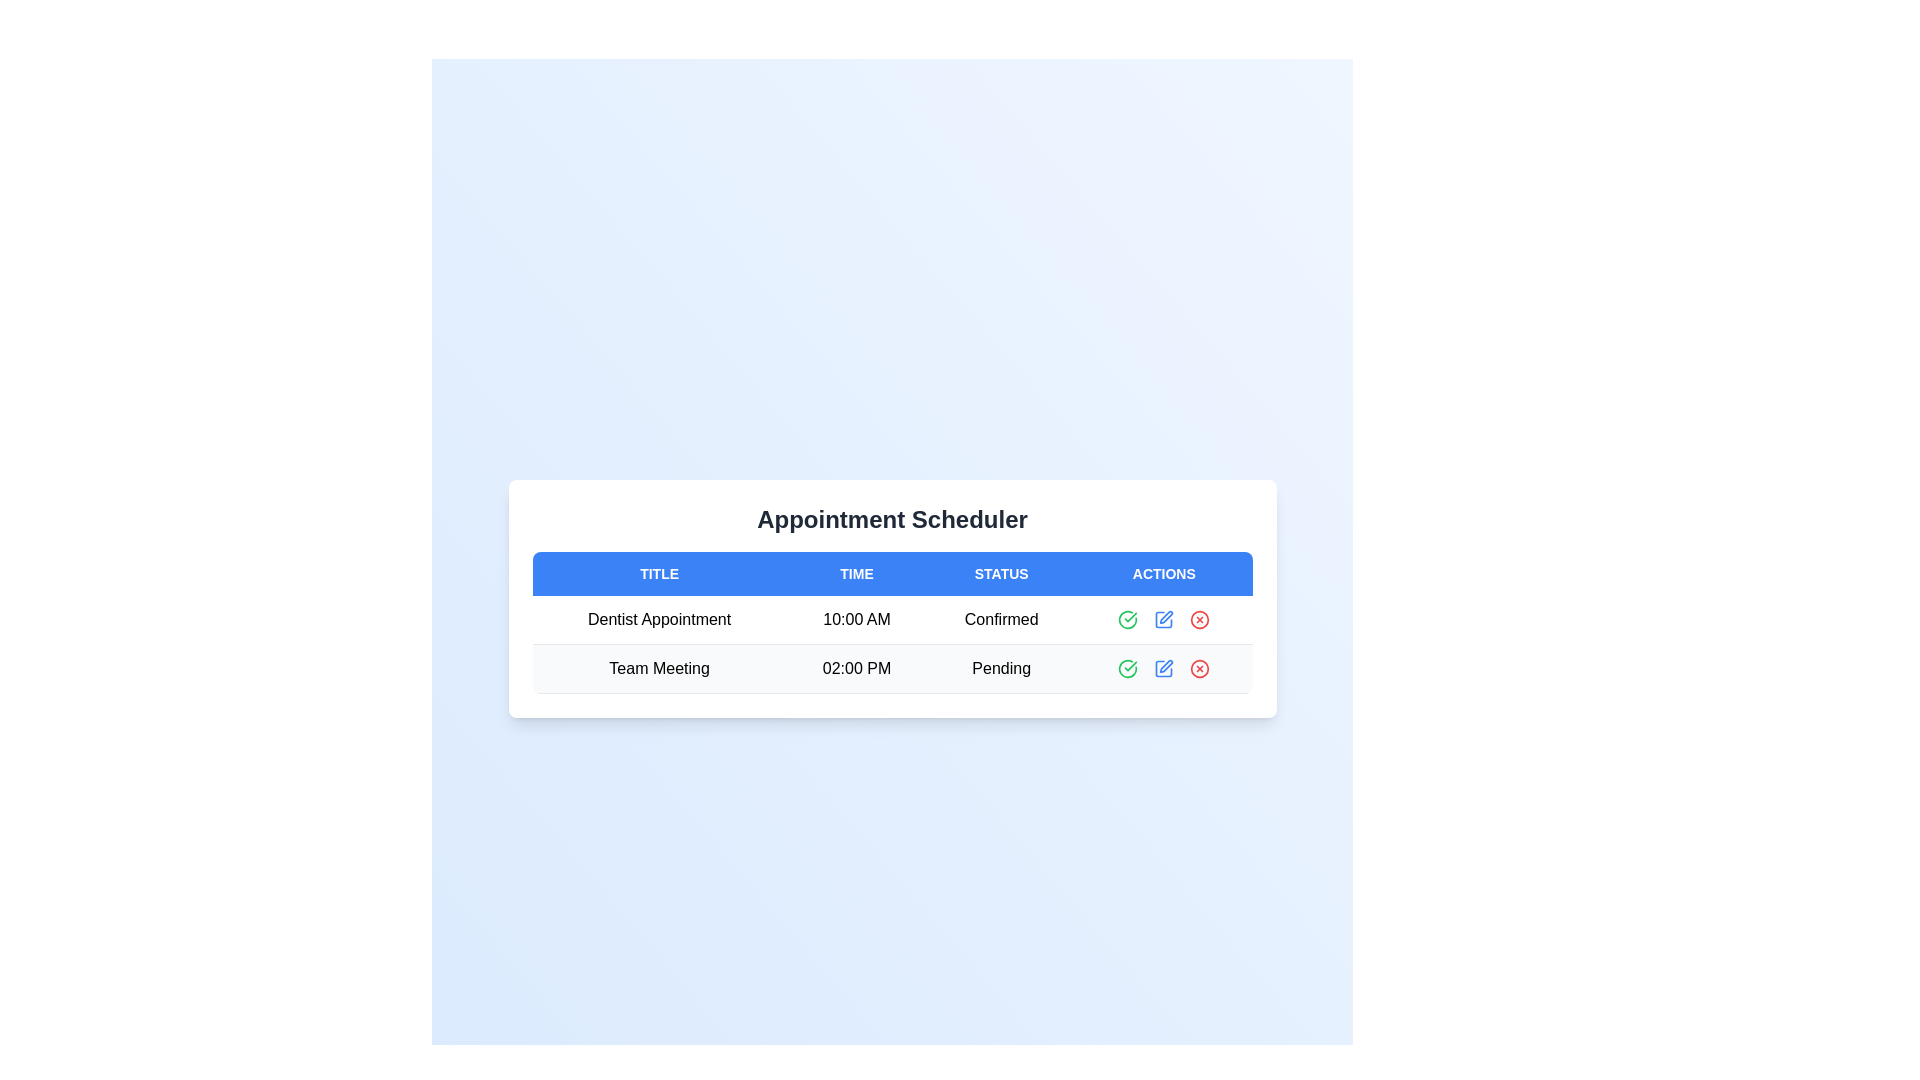  I want to click on displayed information in the second row of the appointment table, which includes the title 'Team Meeting', scheduled time '02:00 PM', and status 'Pending', so click(891, 668).